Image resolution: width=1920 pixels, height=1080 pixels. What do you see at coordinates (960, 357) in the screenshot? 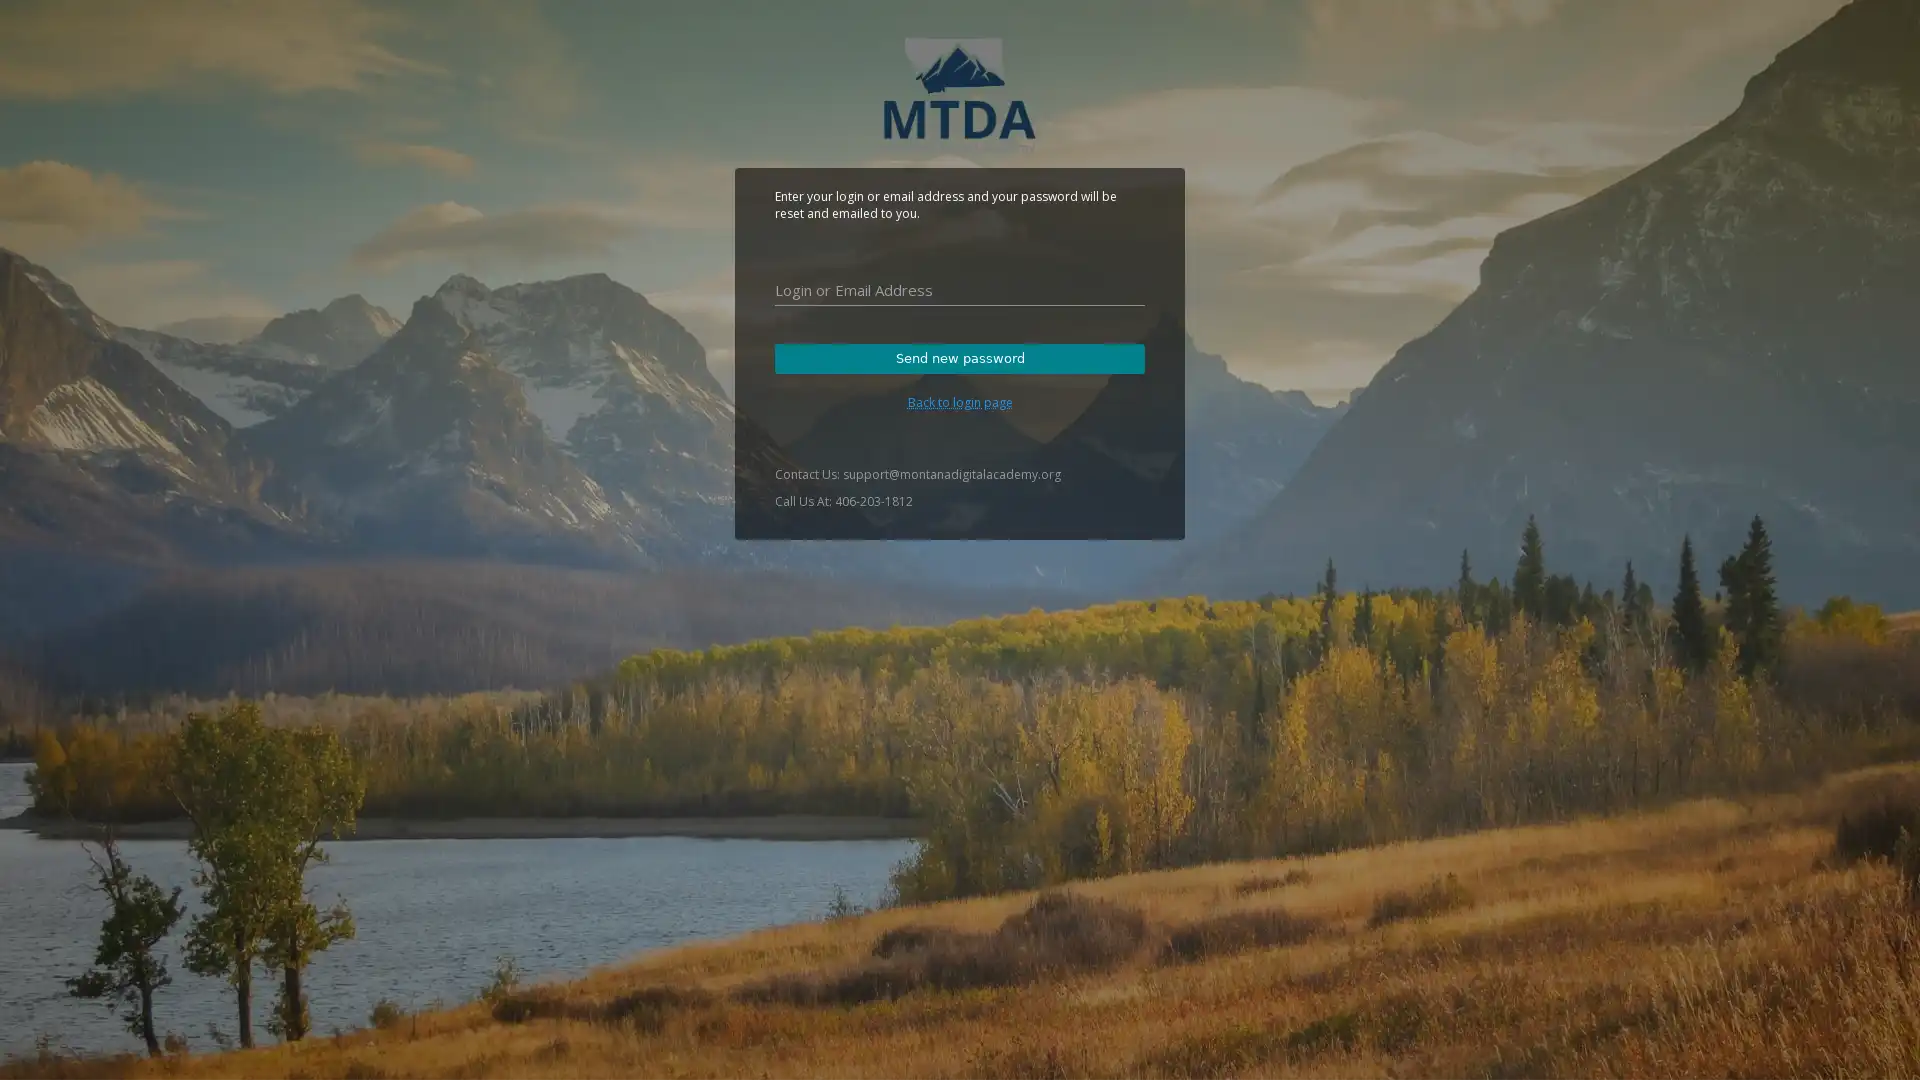
I see `Send new password` at bounding box center [960, 357].